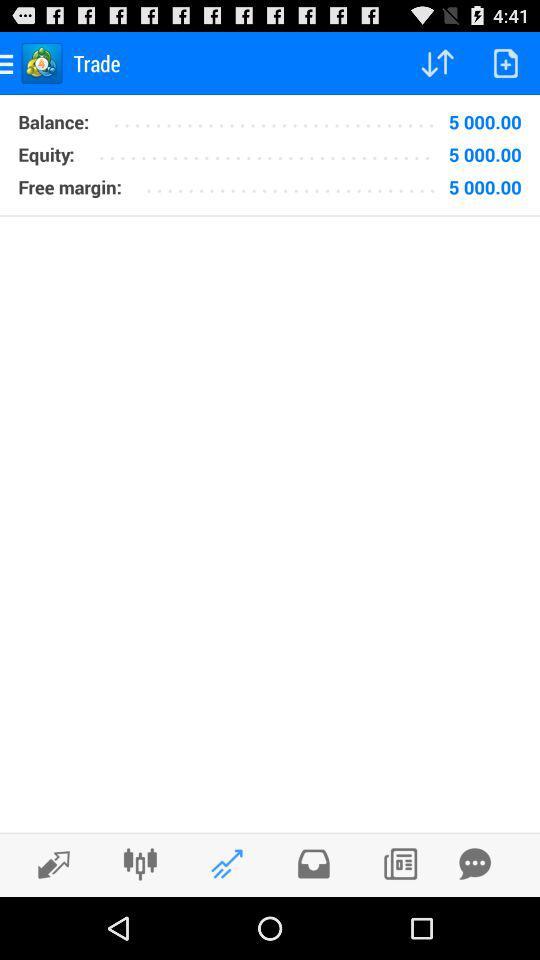 The image size is (540, 960). What do you see at coordinates (474, 924) in the screenshot?
I see `the chat icon` at bounding box center [474, 924].